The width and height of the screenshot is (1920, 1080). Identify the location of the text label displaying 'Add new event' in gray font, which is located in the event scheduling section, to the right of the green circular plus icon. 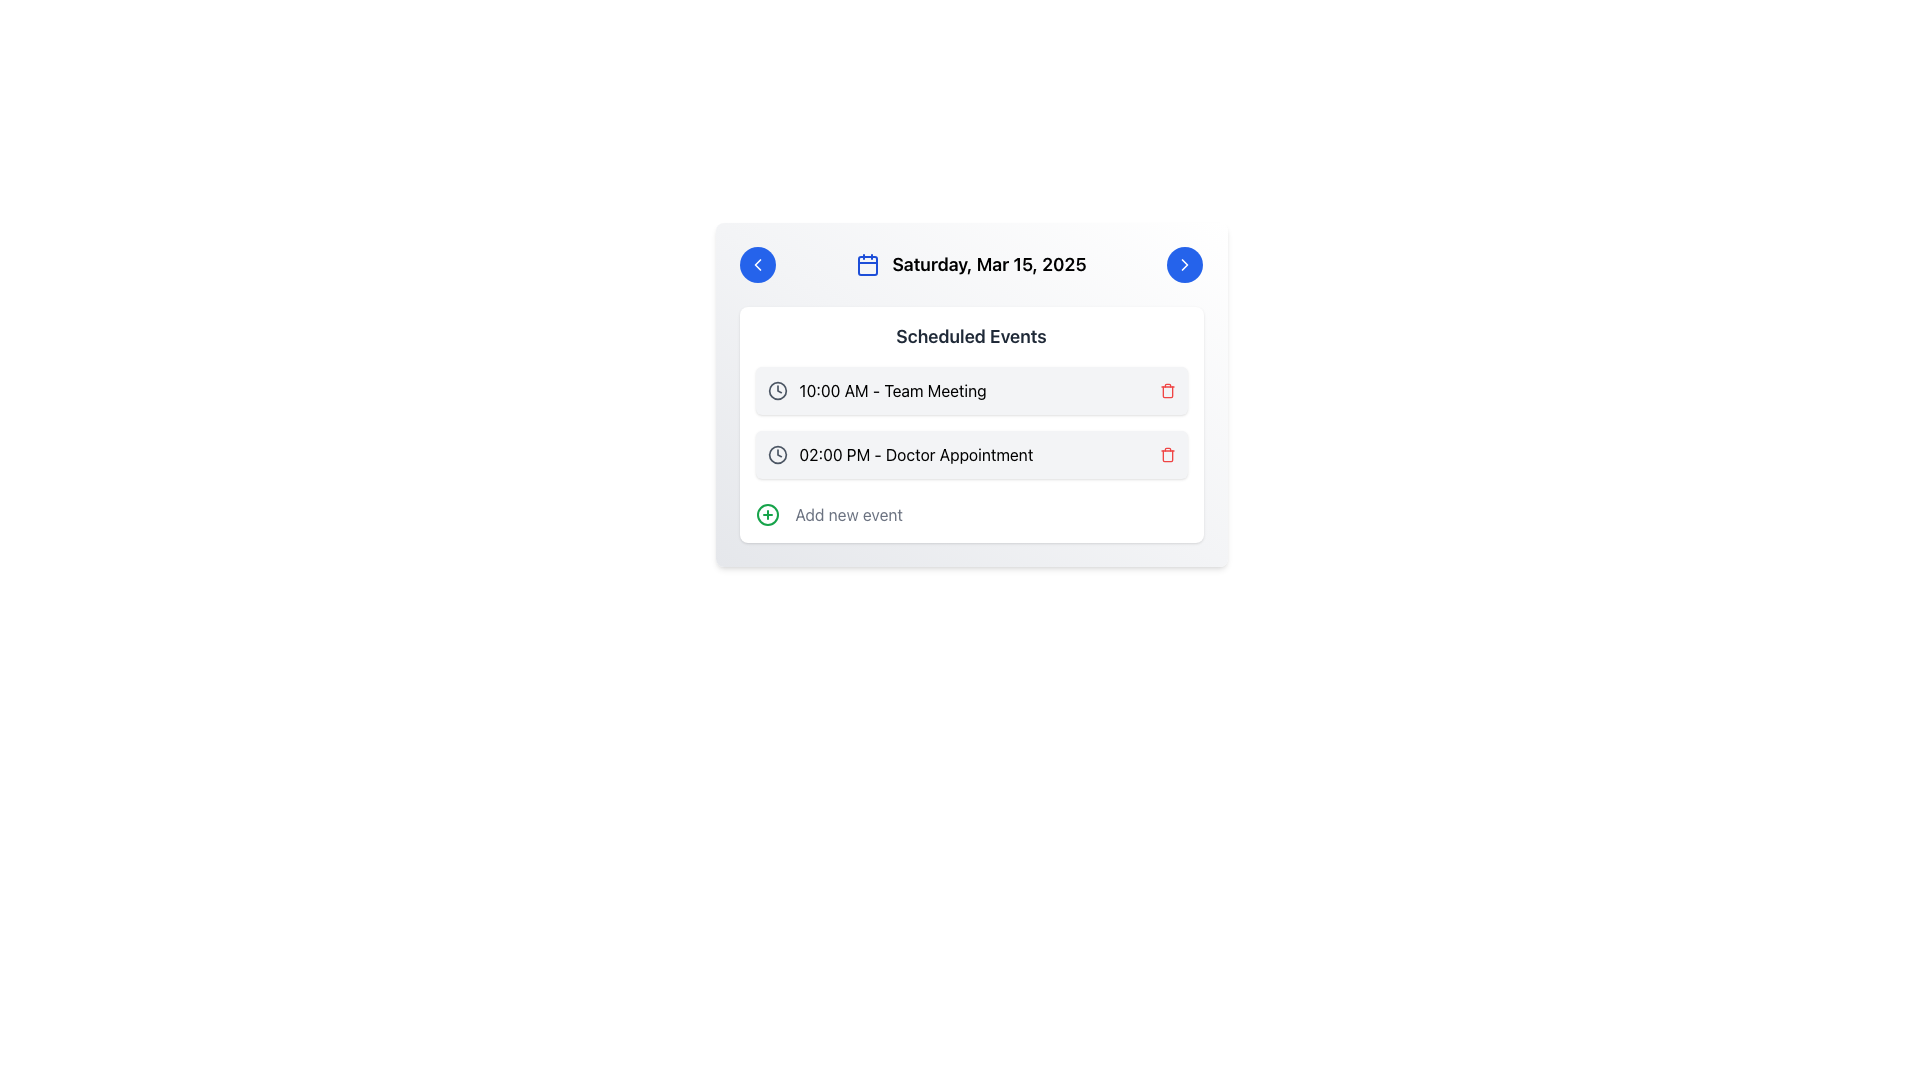
(849, 514).